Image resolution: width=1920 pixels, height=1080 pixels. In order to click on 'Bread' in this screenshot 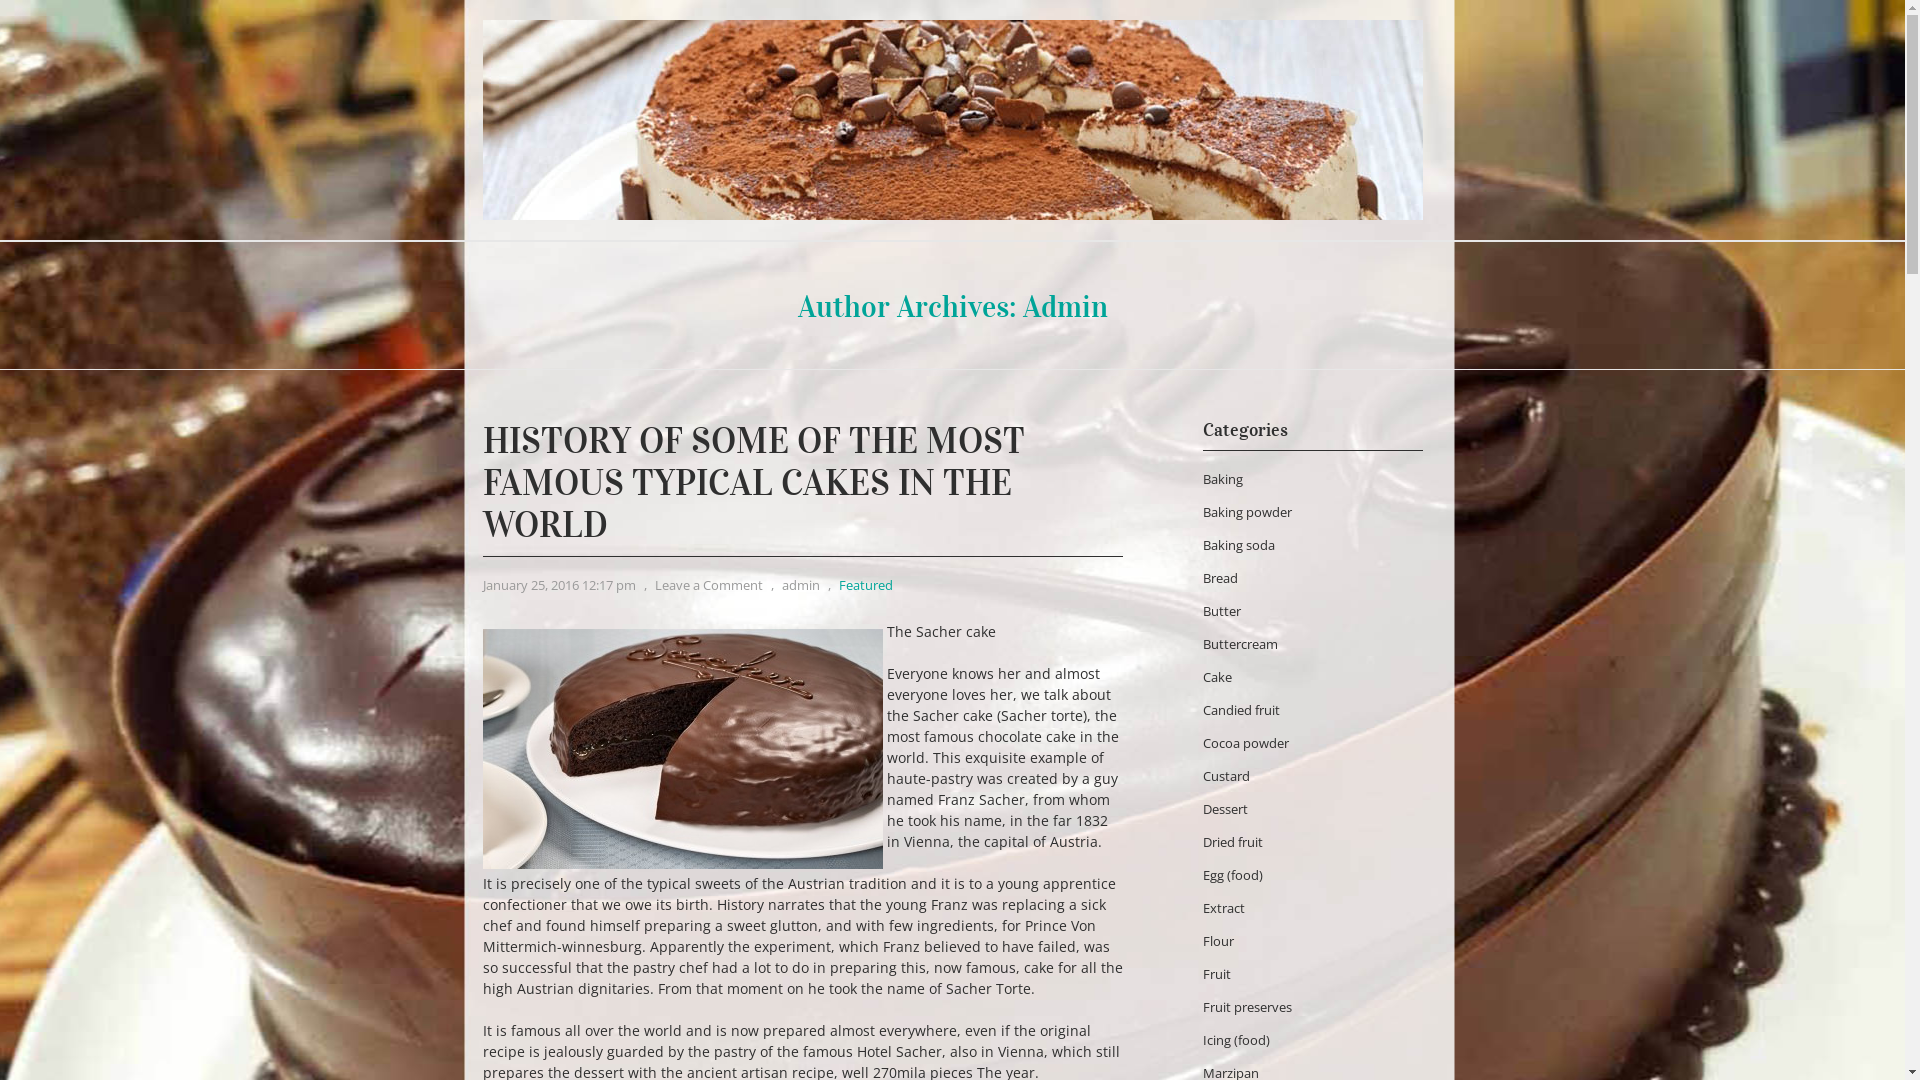, I will do `click(1218, 578)`.